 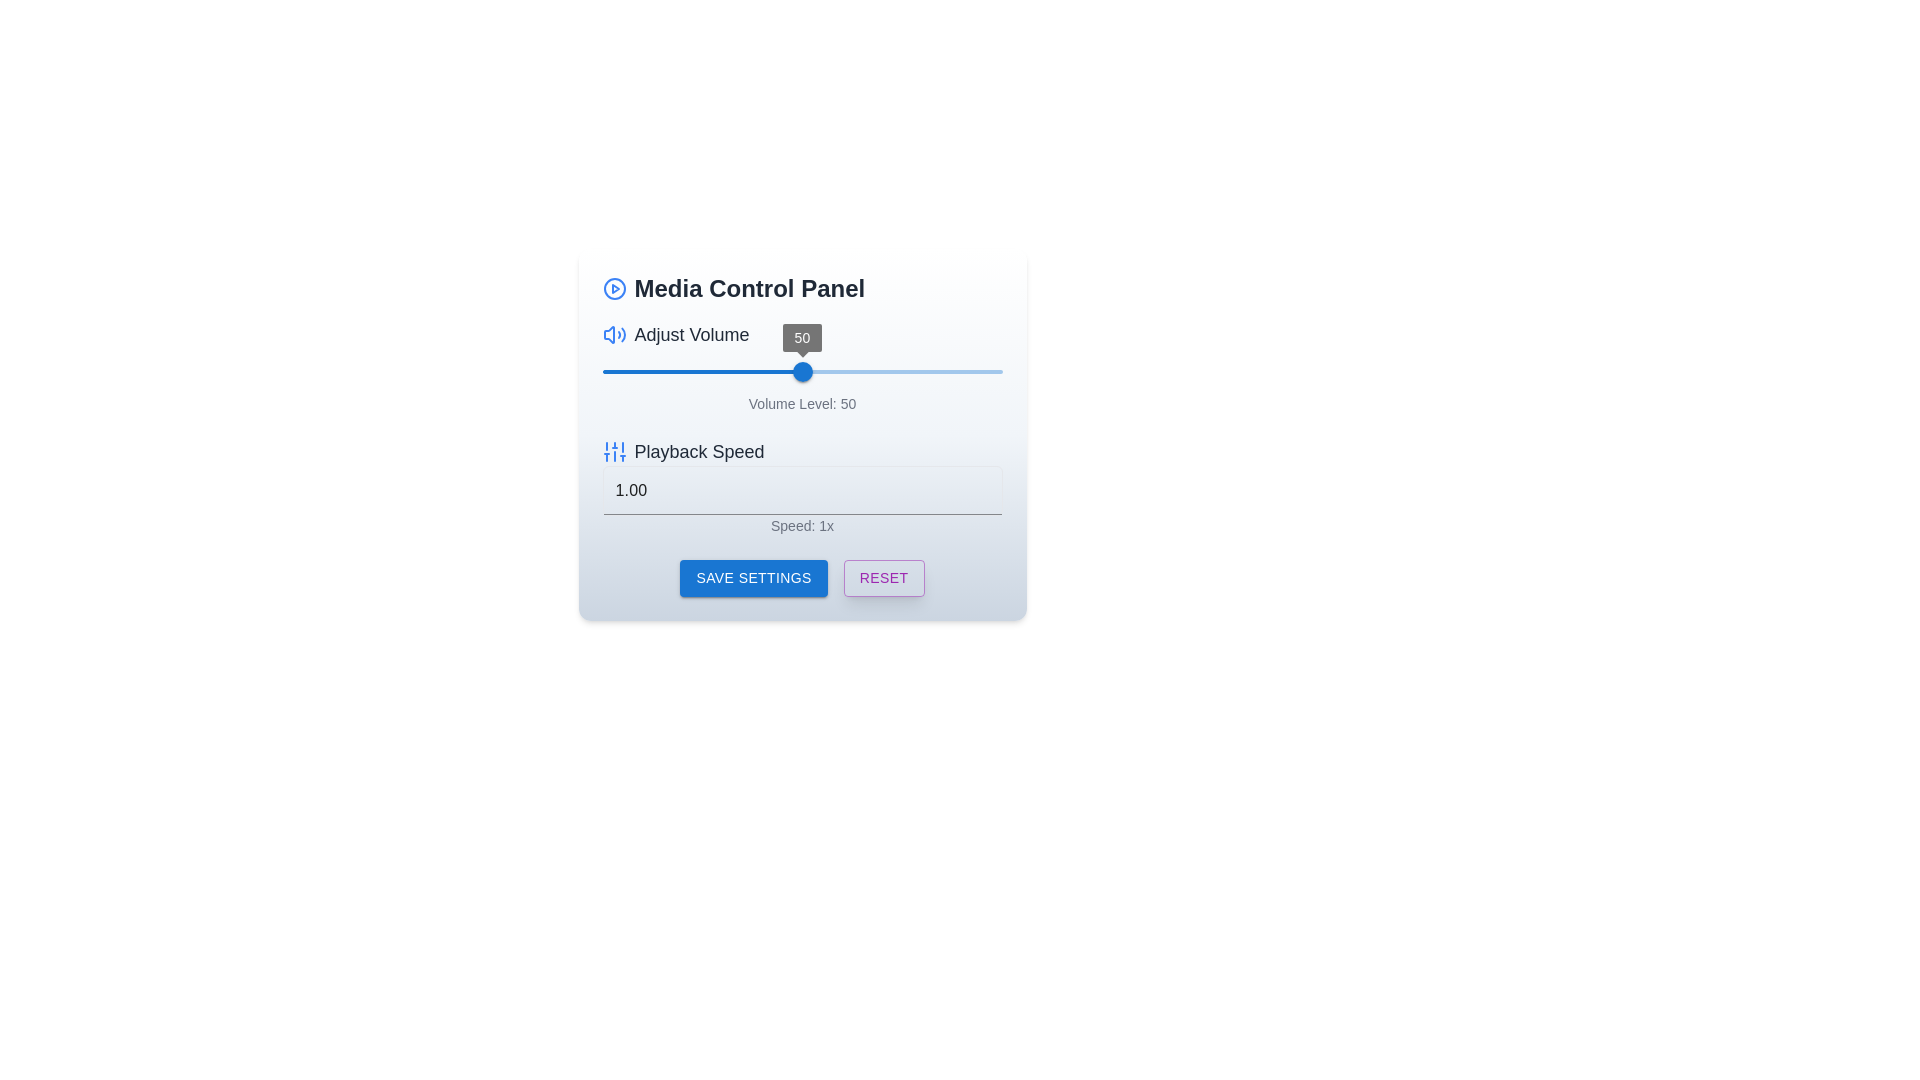 I want to click on the text label with an icon that indicates volume adjustment functionality, located at the top left of the media control panel, so click(x=802, y=334).